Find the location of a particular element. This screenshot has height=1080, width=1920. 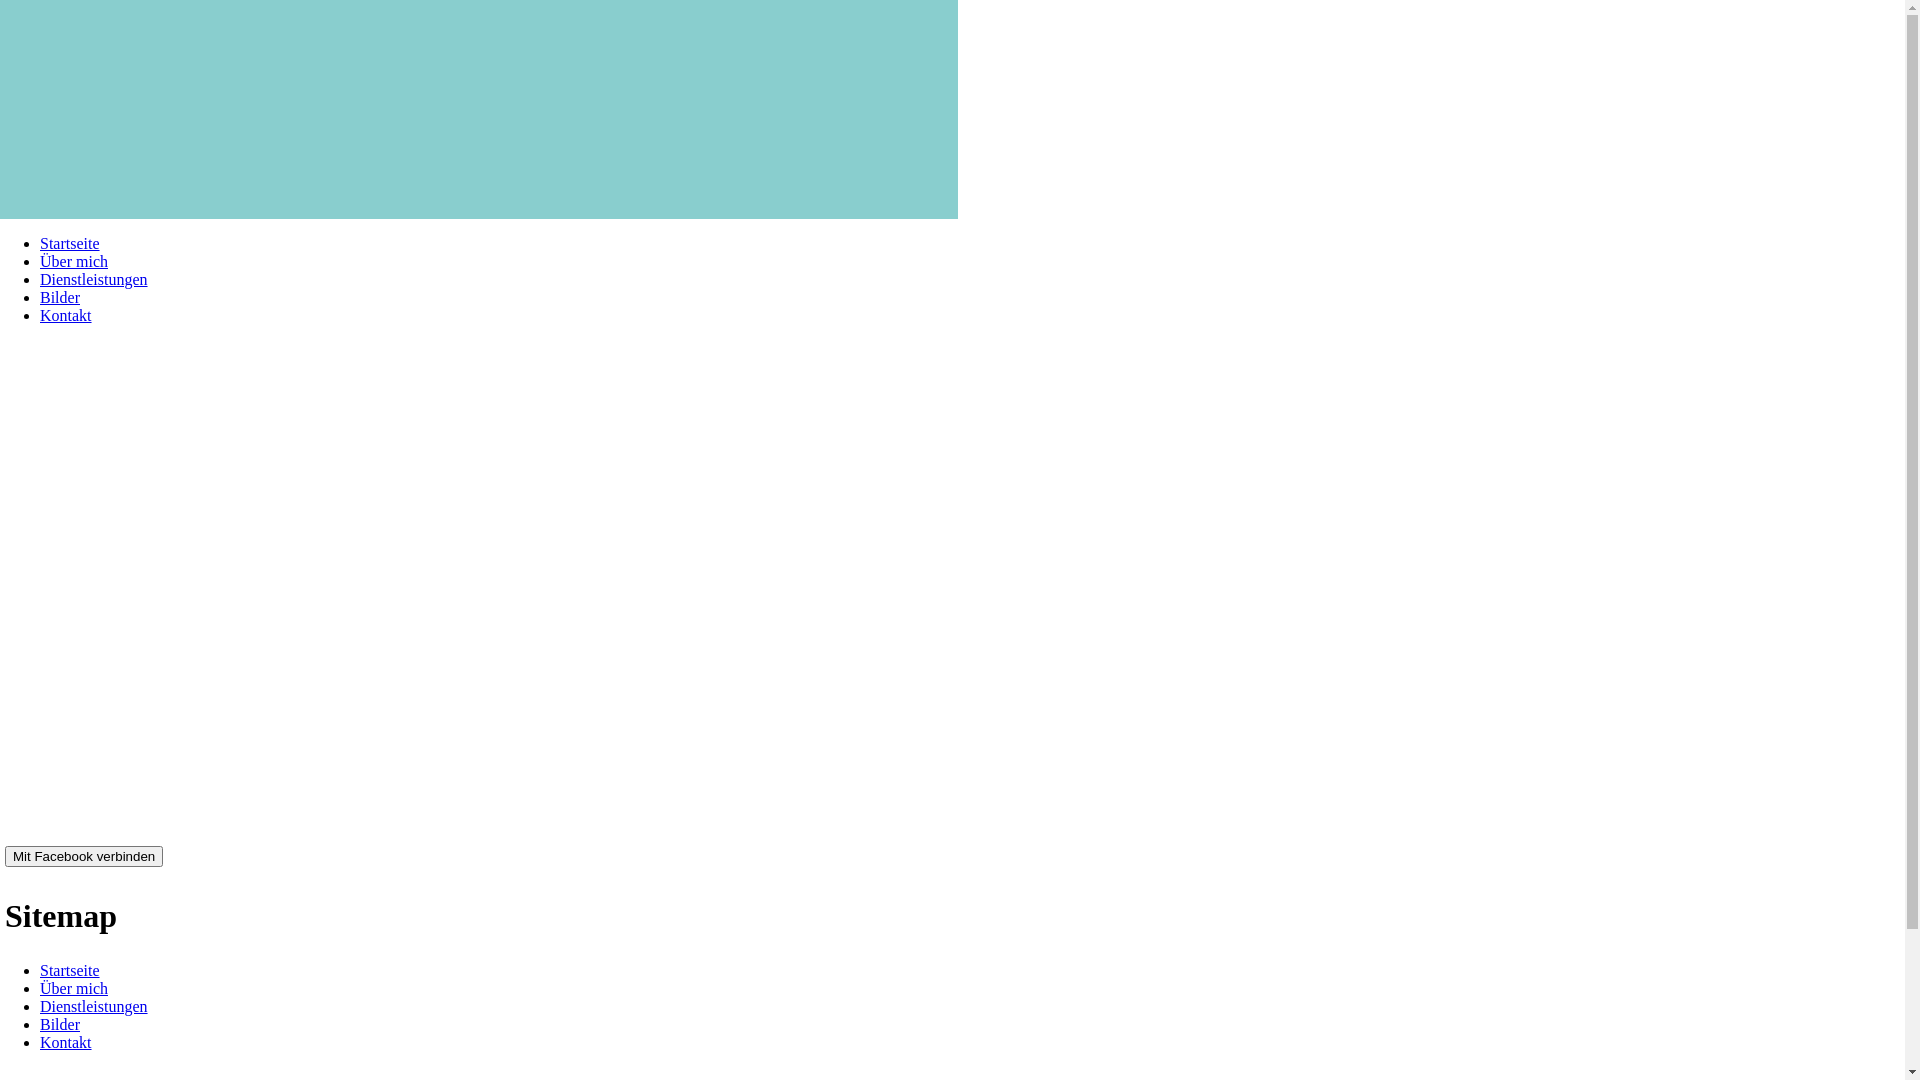

'Bilder' is located at coordinates (39, 1024).